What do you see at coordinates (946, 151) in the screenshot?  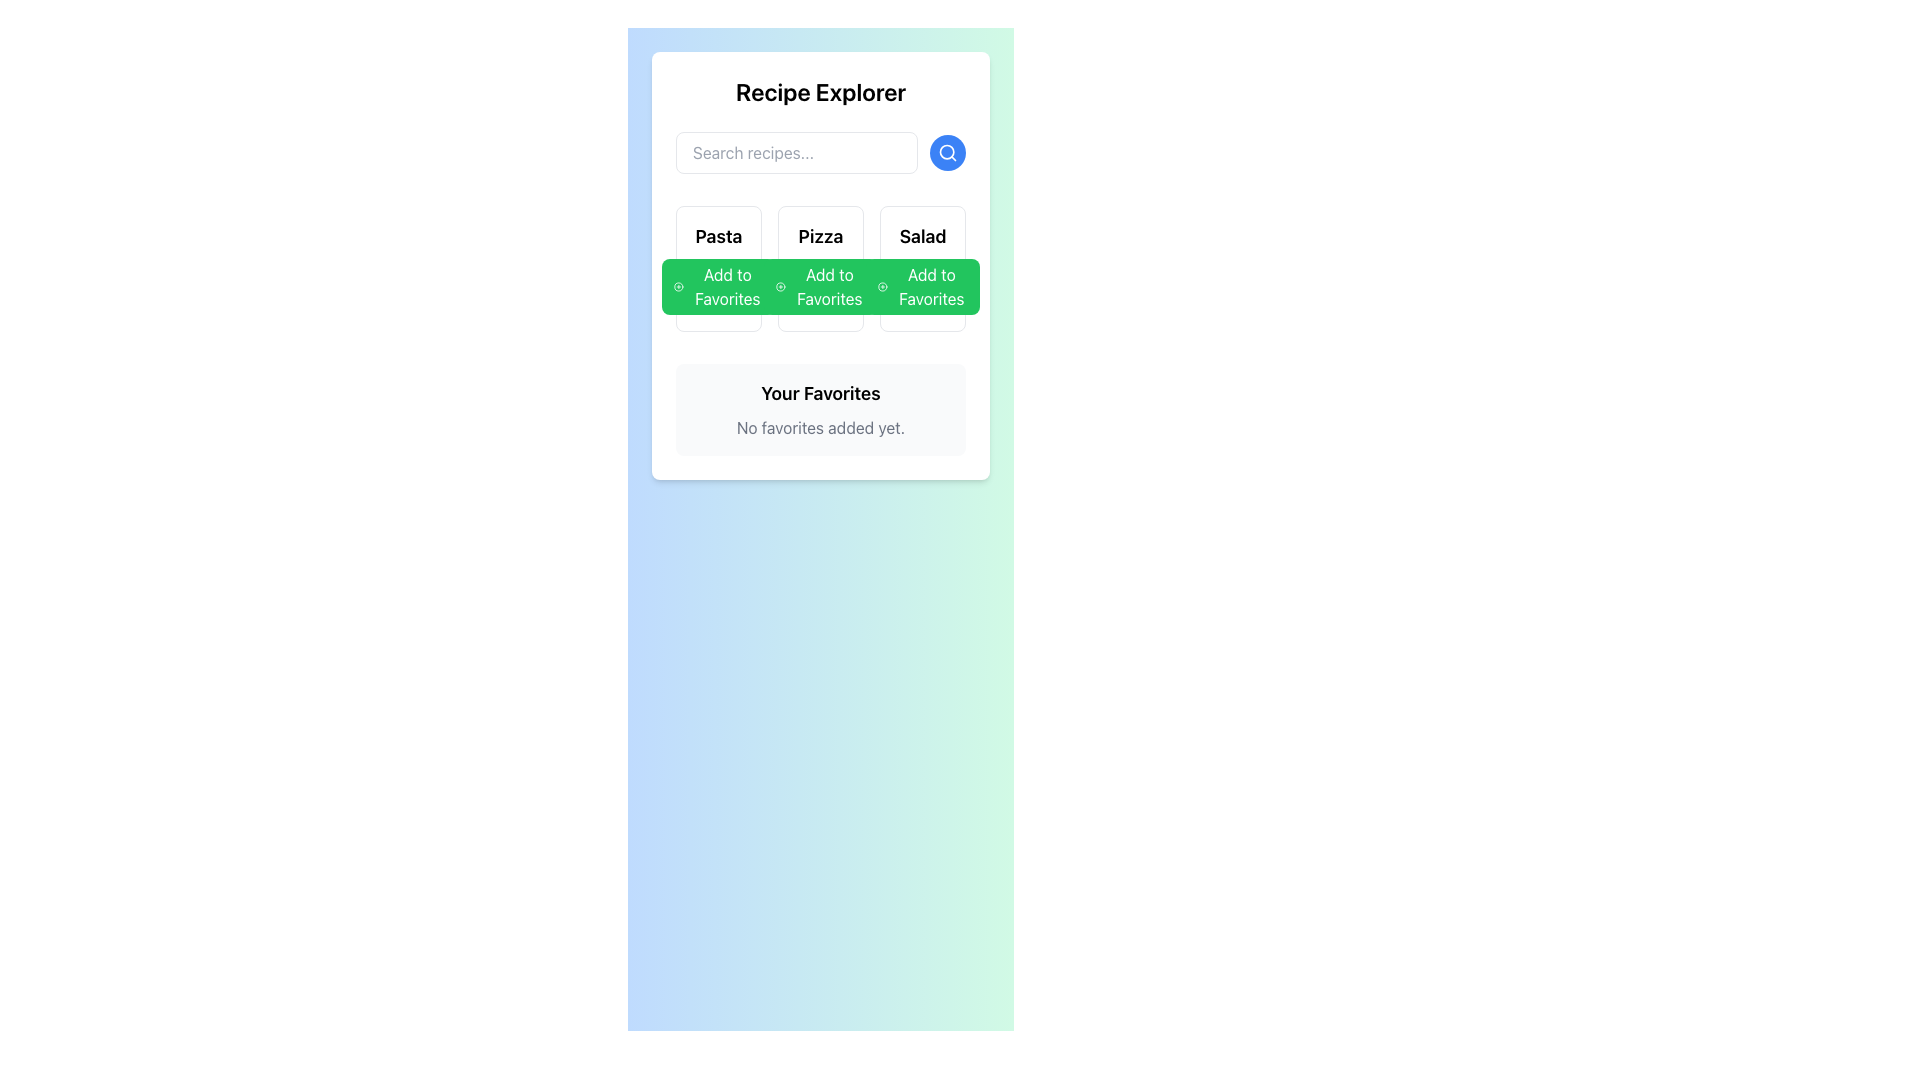 I see `the SVG Circle element that symbolizes the lens of the magnifying glass in the search icon located in the upper-right corner of the 'Recipe Explorer' panel` at bounding box center [946, 151].